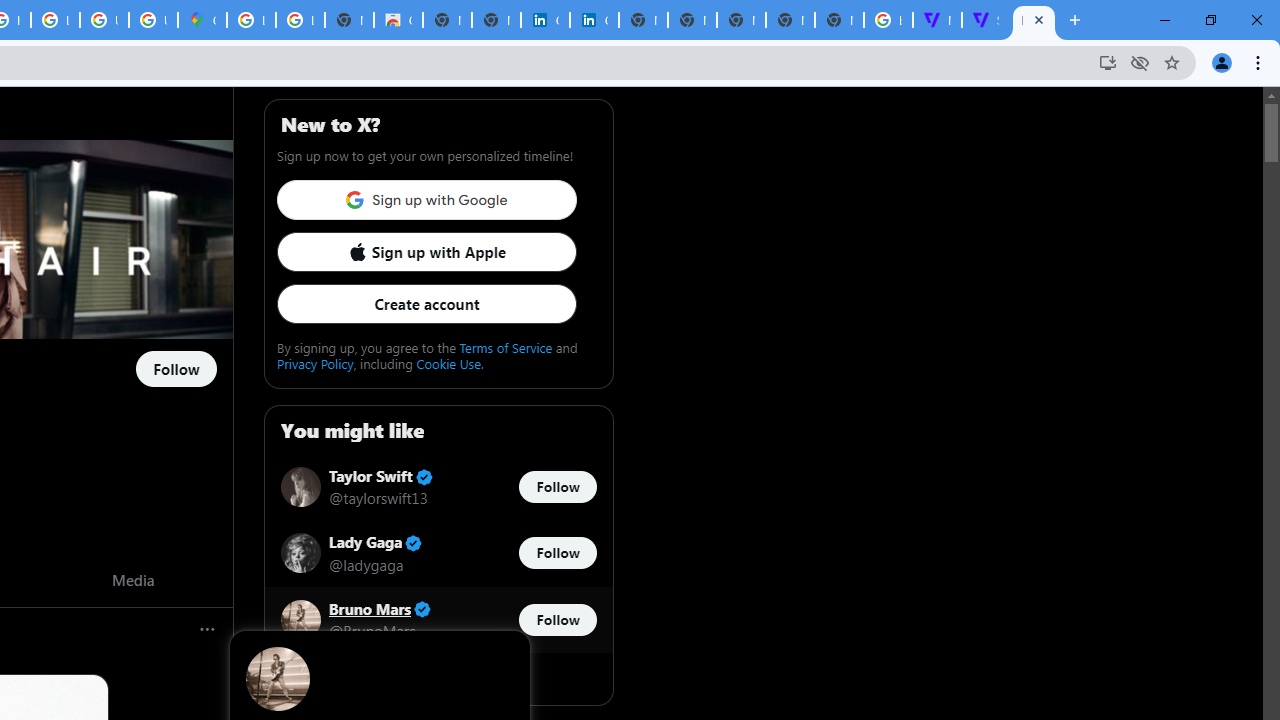  Describe the element at coordinates (1034, 20) in the screenshot. I see `'Rihanna (@rihanna) / X'` at that location.